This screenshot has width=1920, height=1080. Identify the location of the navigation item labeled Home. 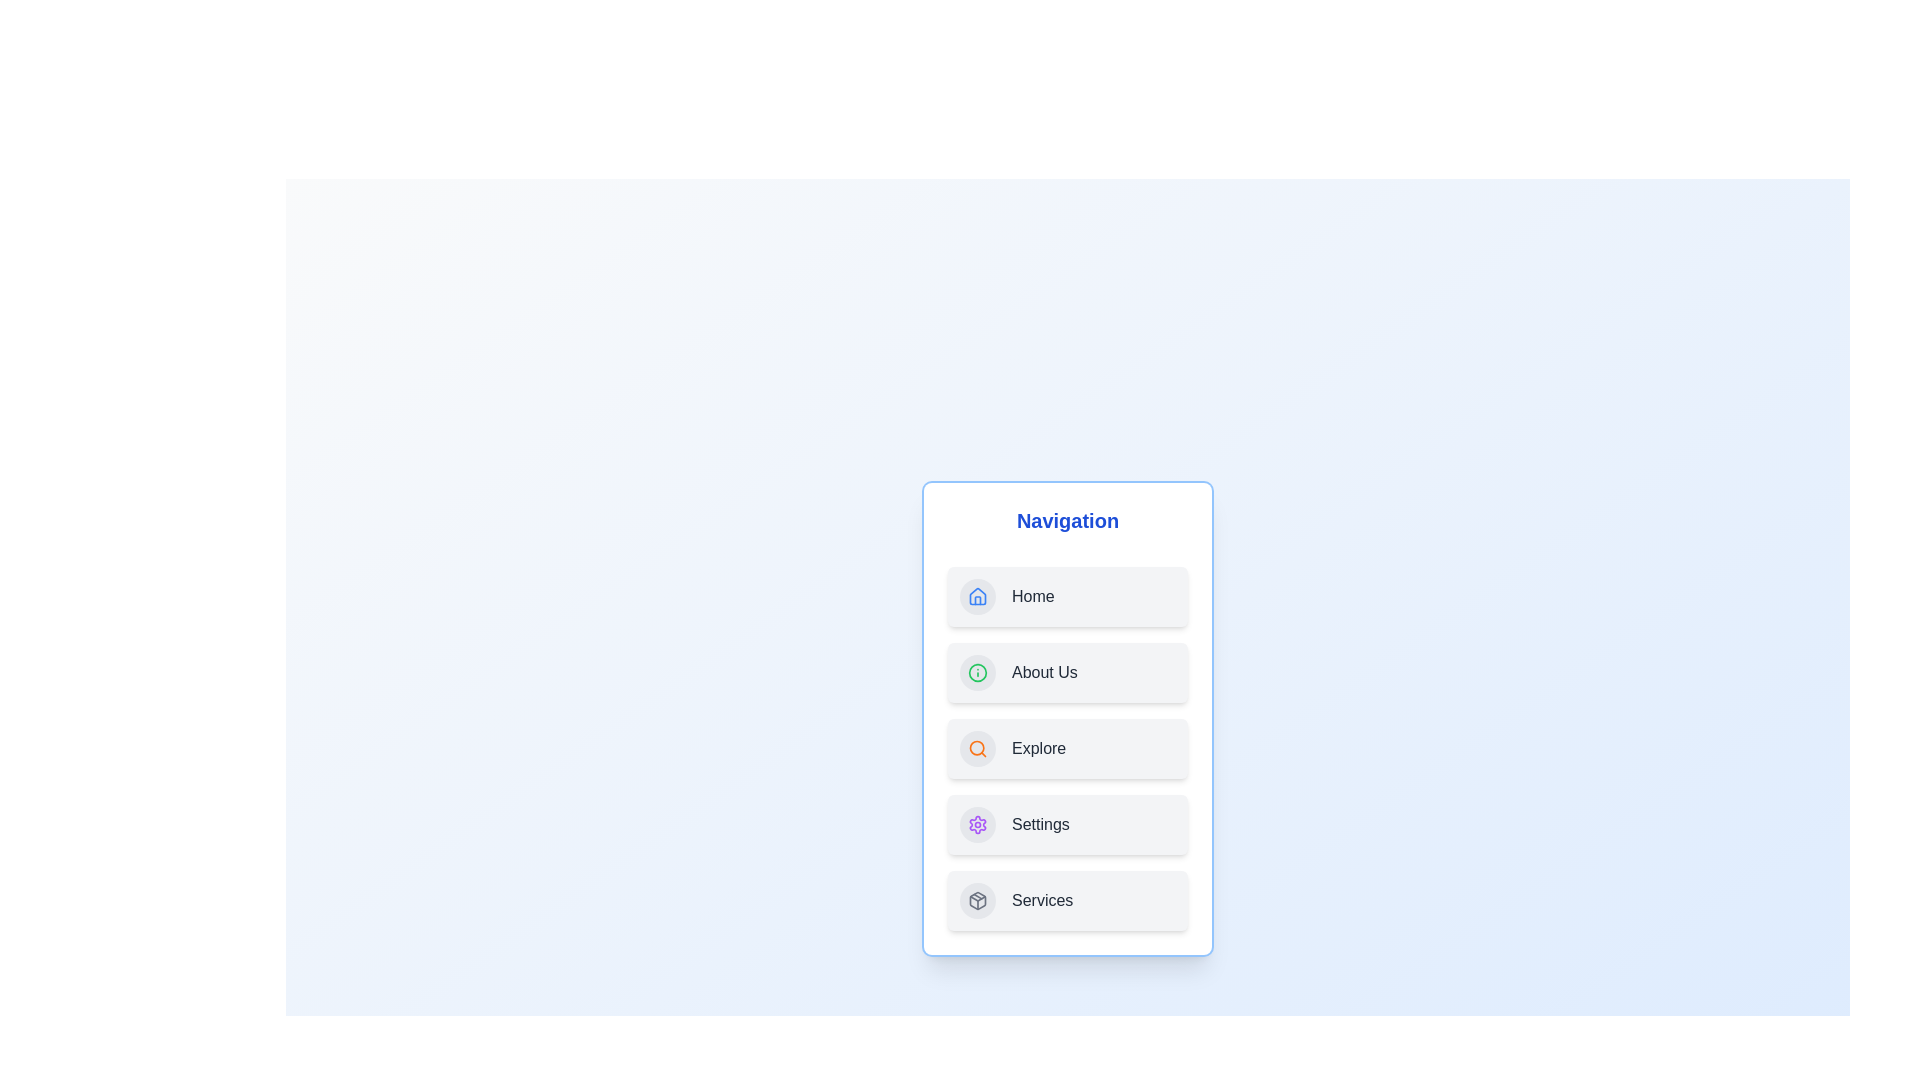
(1067, 596).